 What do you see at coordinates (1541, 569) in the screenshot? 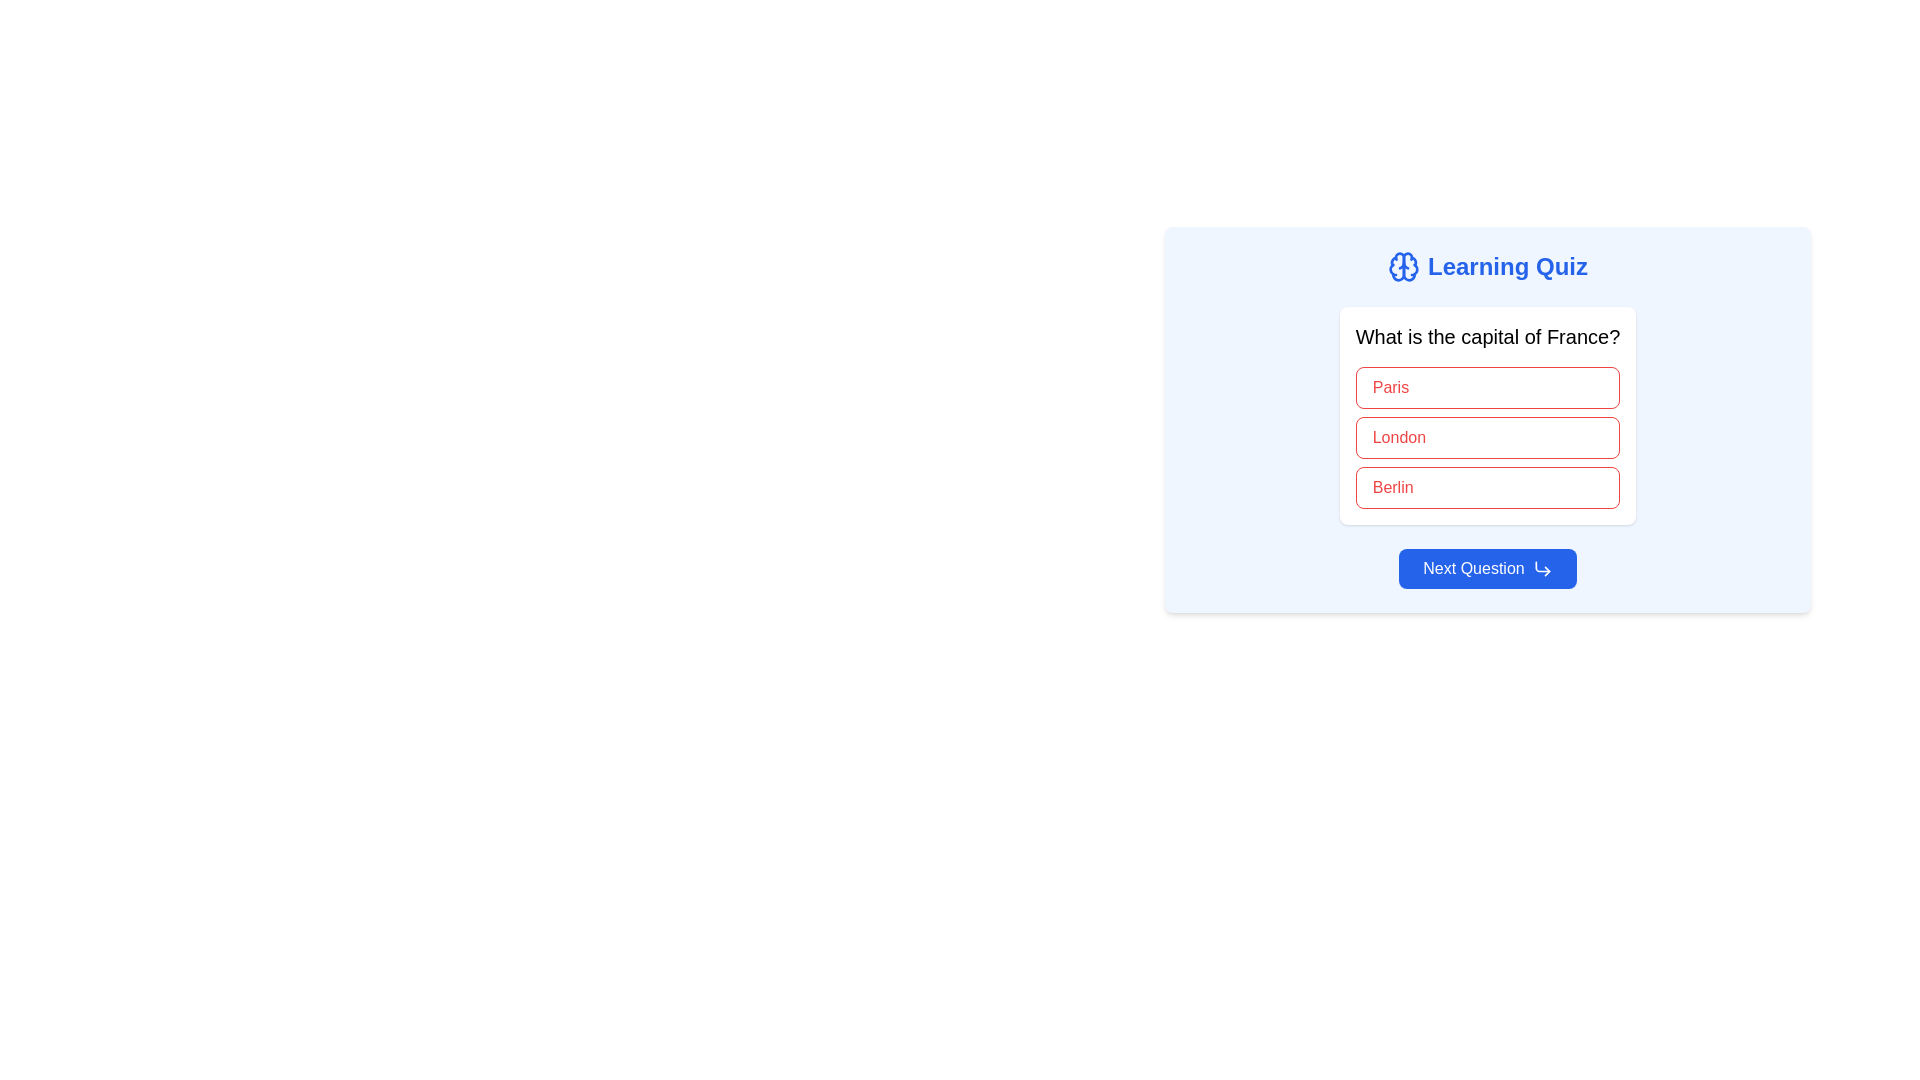
I see `the upward curved arrow icon in white on a blue background` at bounding box center [1541, 569].